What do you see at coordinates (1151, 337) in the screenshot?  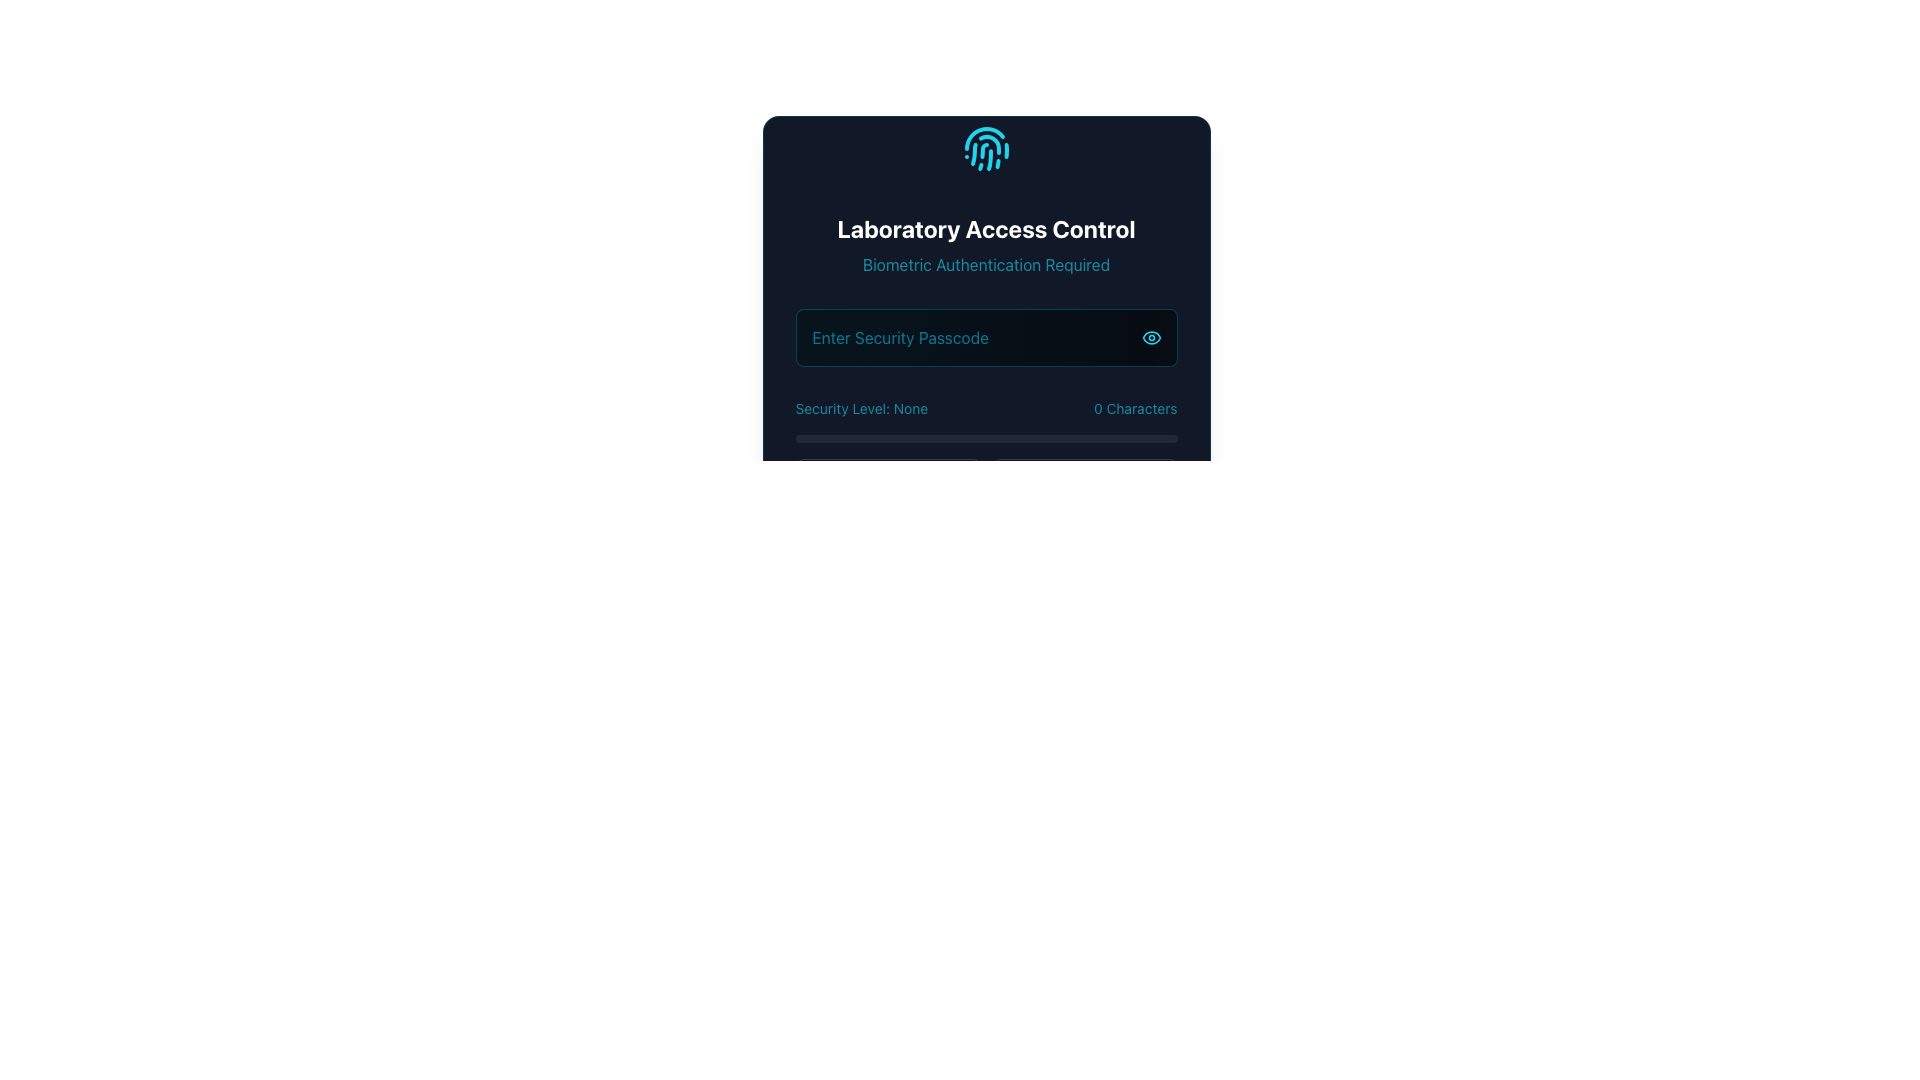 I see `the password visibility toggle icon located at the far right of the password input field to observe changes in styling` at bounding box center [1151, 337].